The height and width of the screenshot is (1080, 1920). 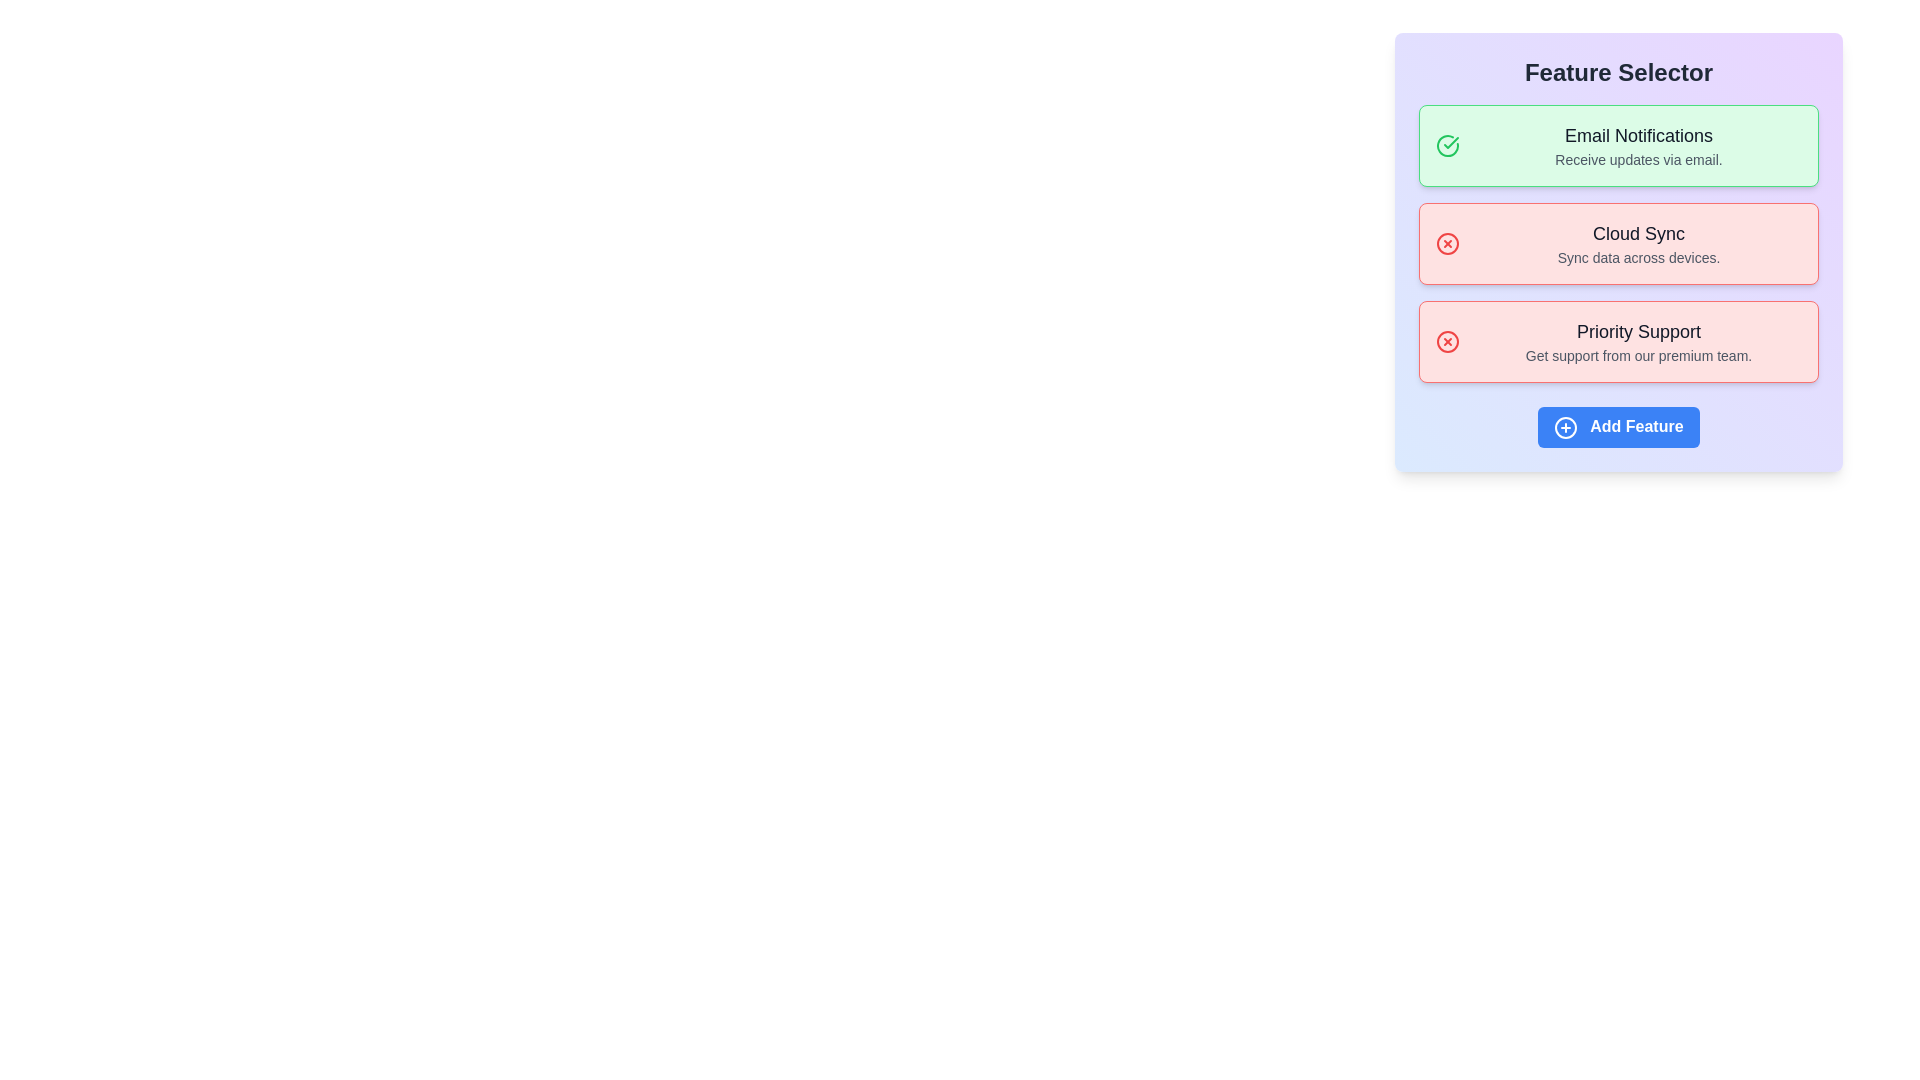 What do you see at coordinates (1638, 158) in the screenshot?
I see `the text label providing supplementary information for the 'Email Notifications' feature, which is located directly below the heading within the active green-highlighted feature section` at bounding box center [1638, 158].